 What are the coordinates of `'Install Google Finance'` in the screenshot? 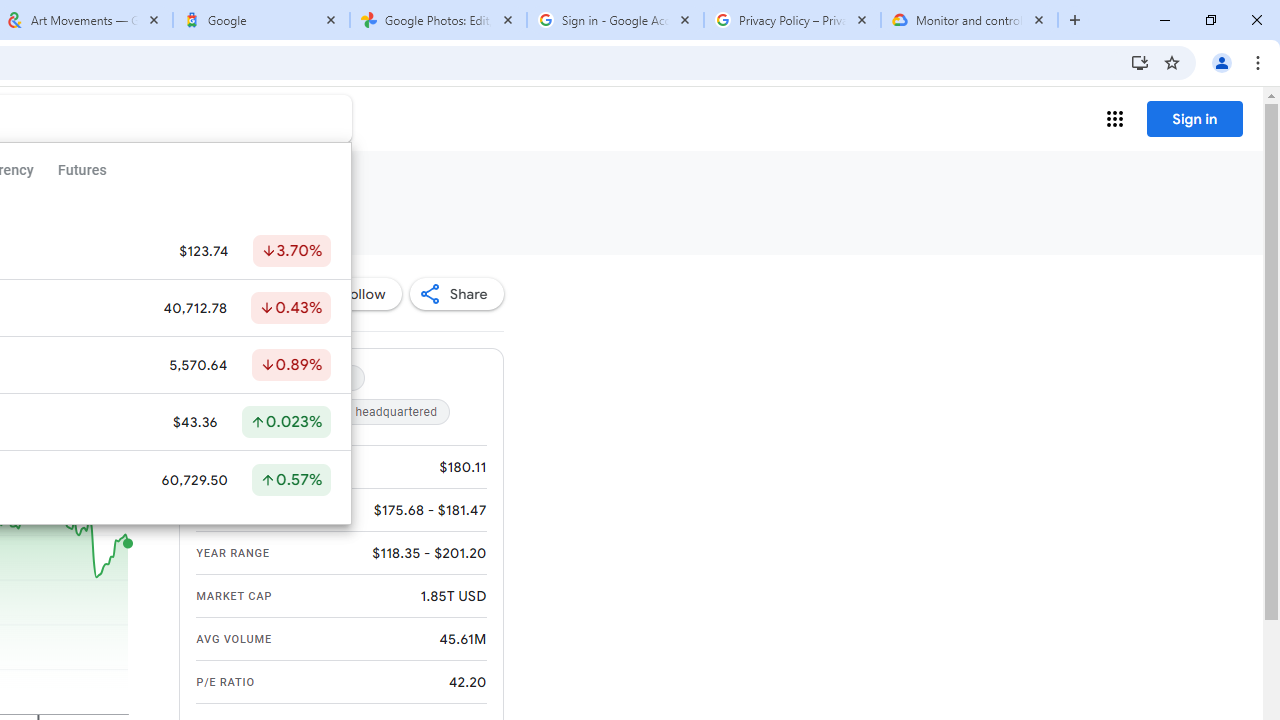 It's located at (1139, 61).